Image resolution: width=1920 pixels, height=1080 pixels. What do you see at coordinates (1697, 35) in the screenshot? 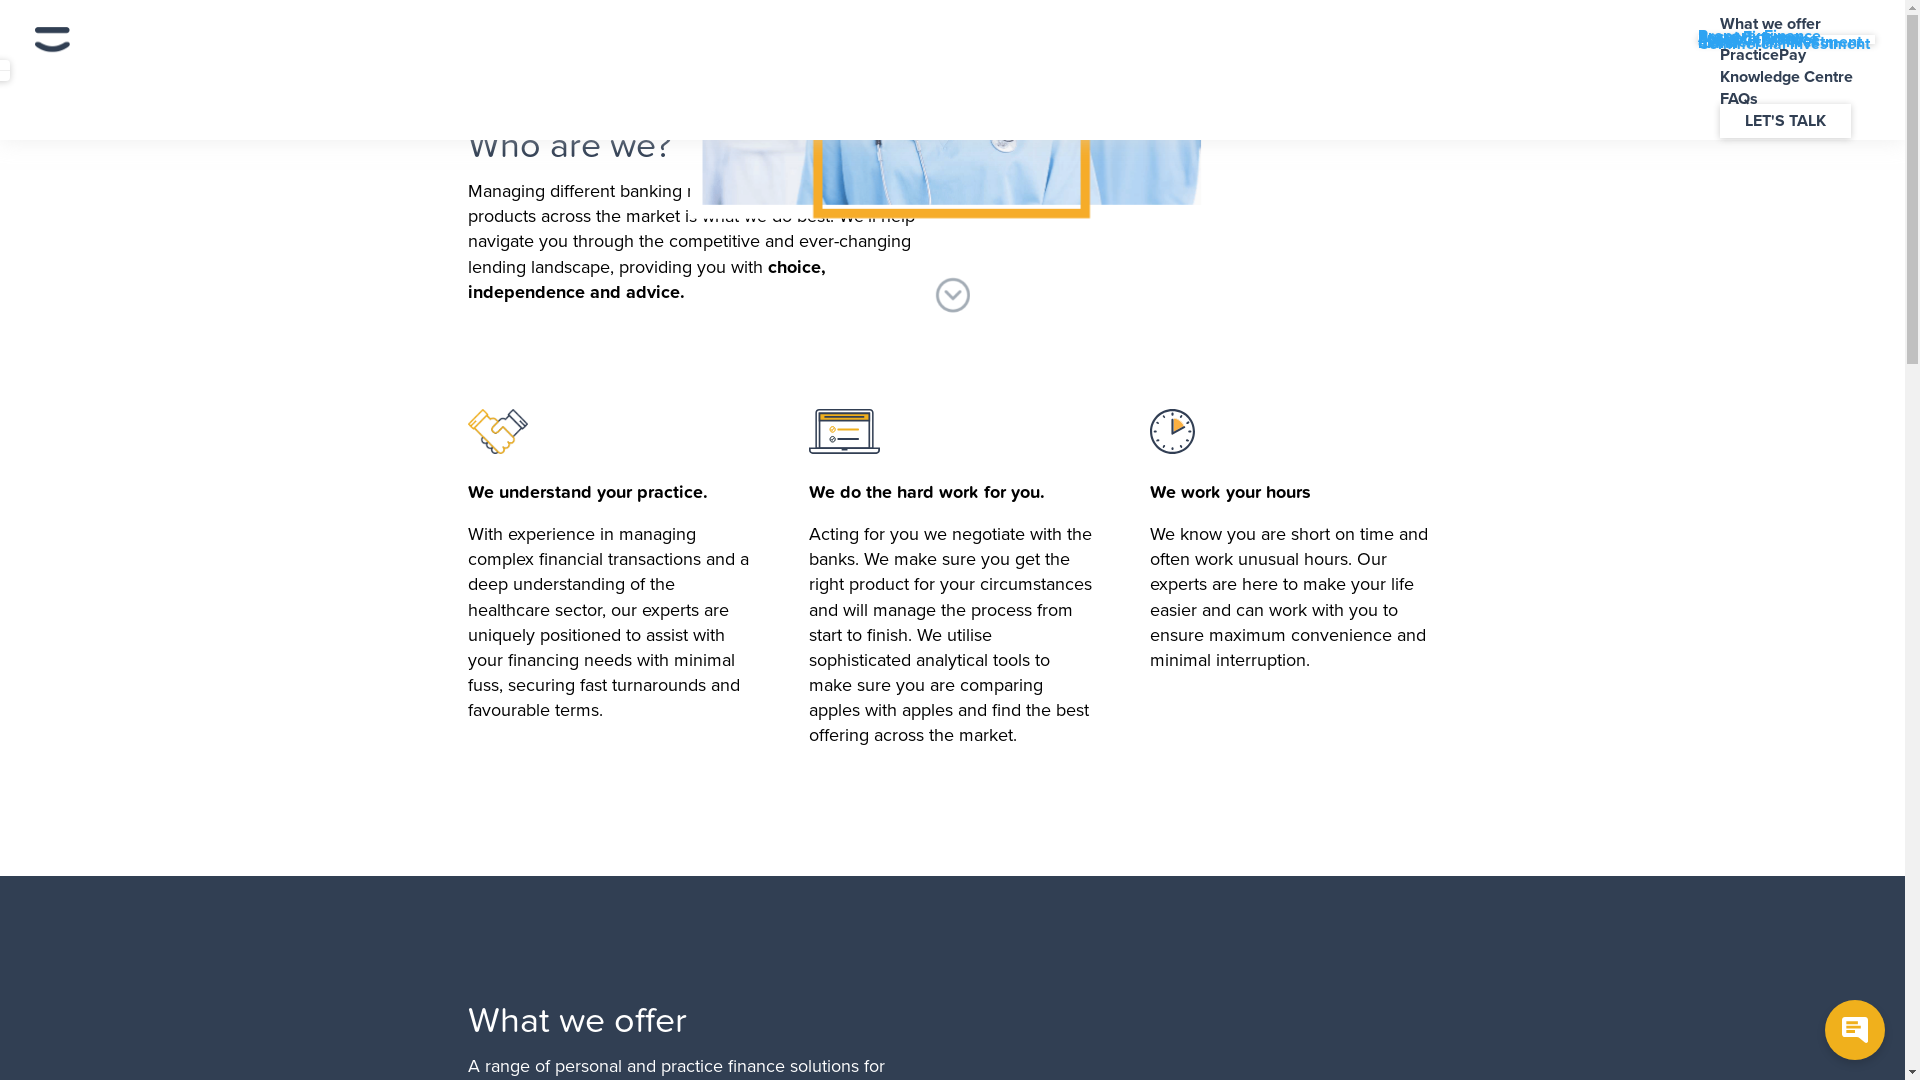
I see `'Property Finance'` at bounding box center [1697, 35].